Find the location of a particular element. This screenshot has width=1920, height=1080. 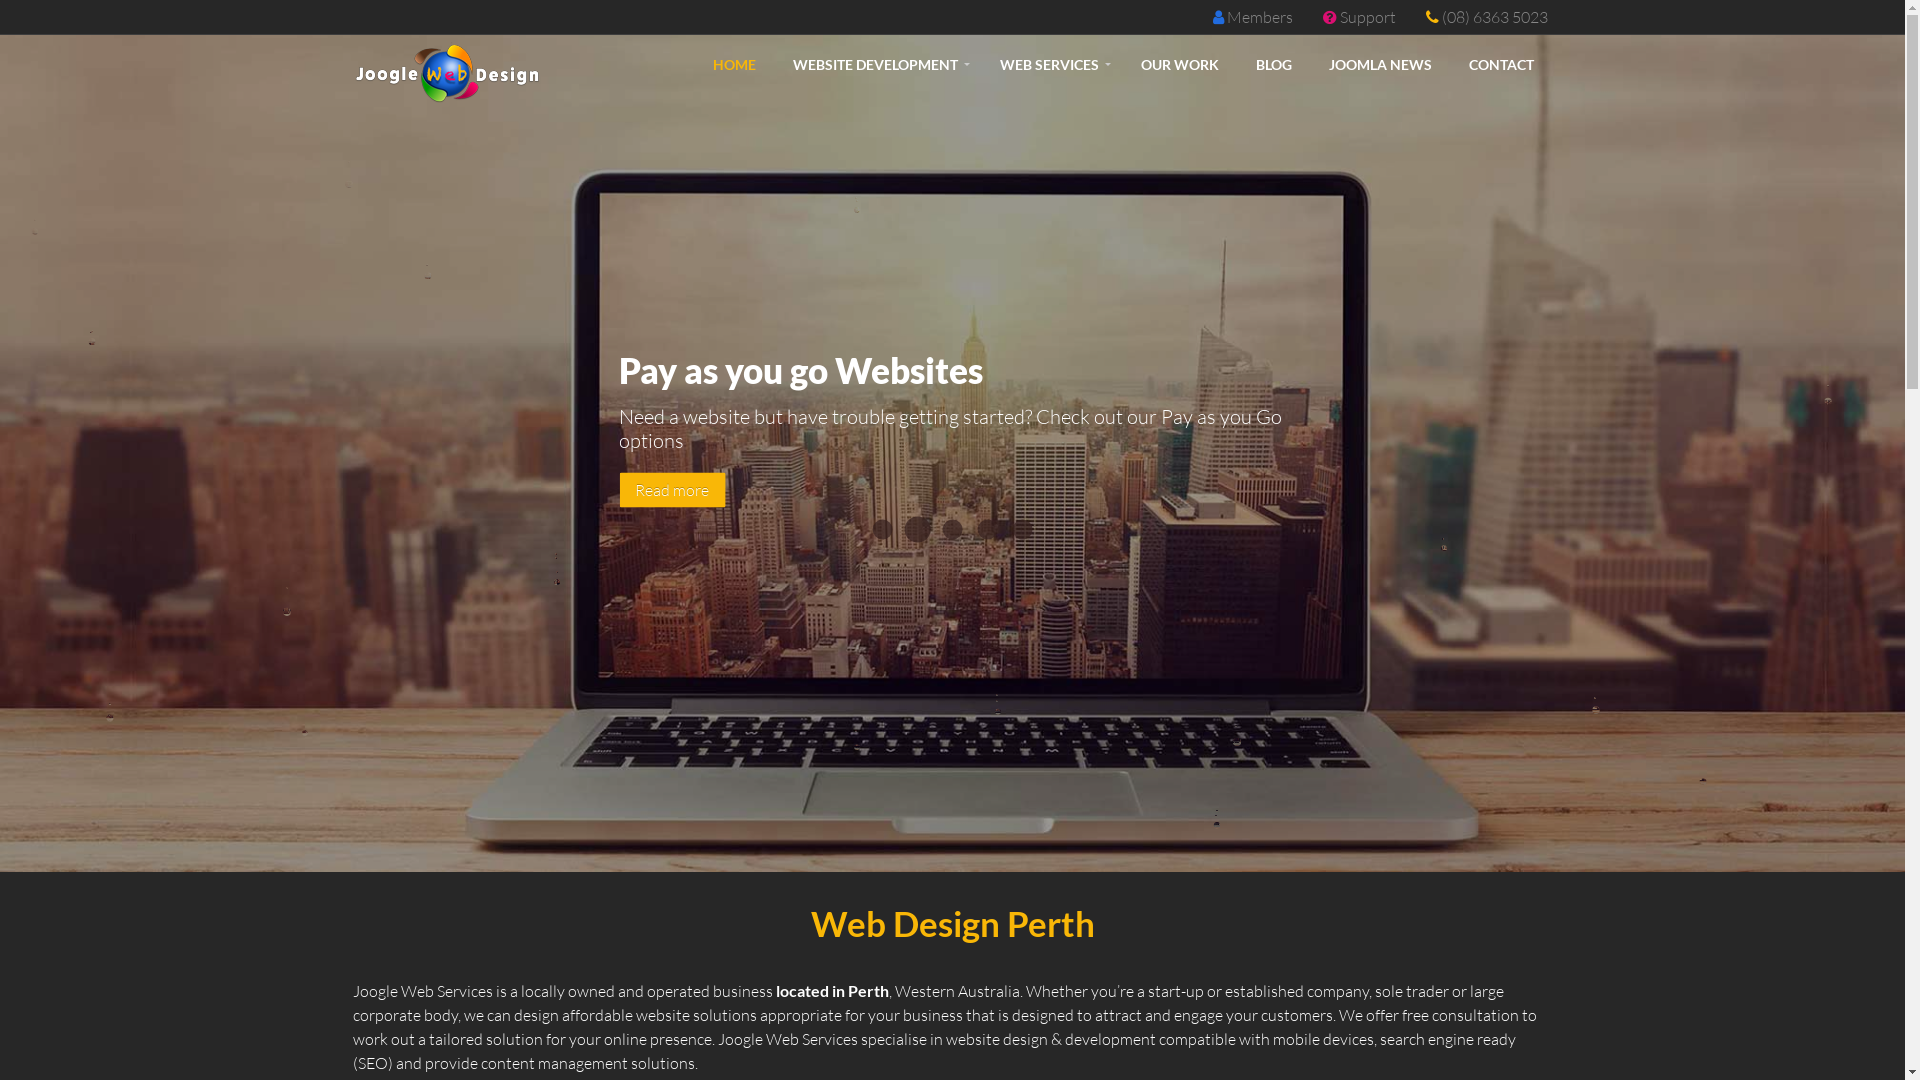

'WEBSITE DEVELOPMENT' is located at coordinates (877, 64).